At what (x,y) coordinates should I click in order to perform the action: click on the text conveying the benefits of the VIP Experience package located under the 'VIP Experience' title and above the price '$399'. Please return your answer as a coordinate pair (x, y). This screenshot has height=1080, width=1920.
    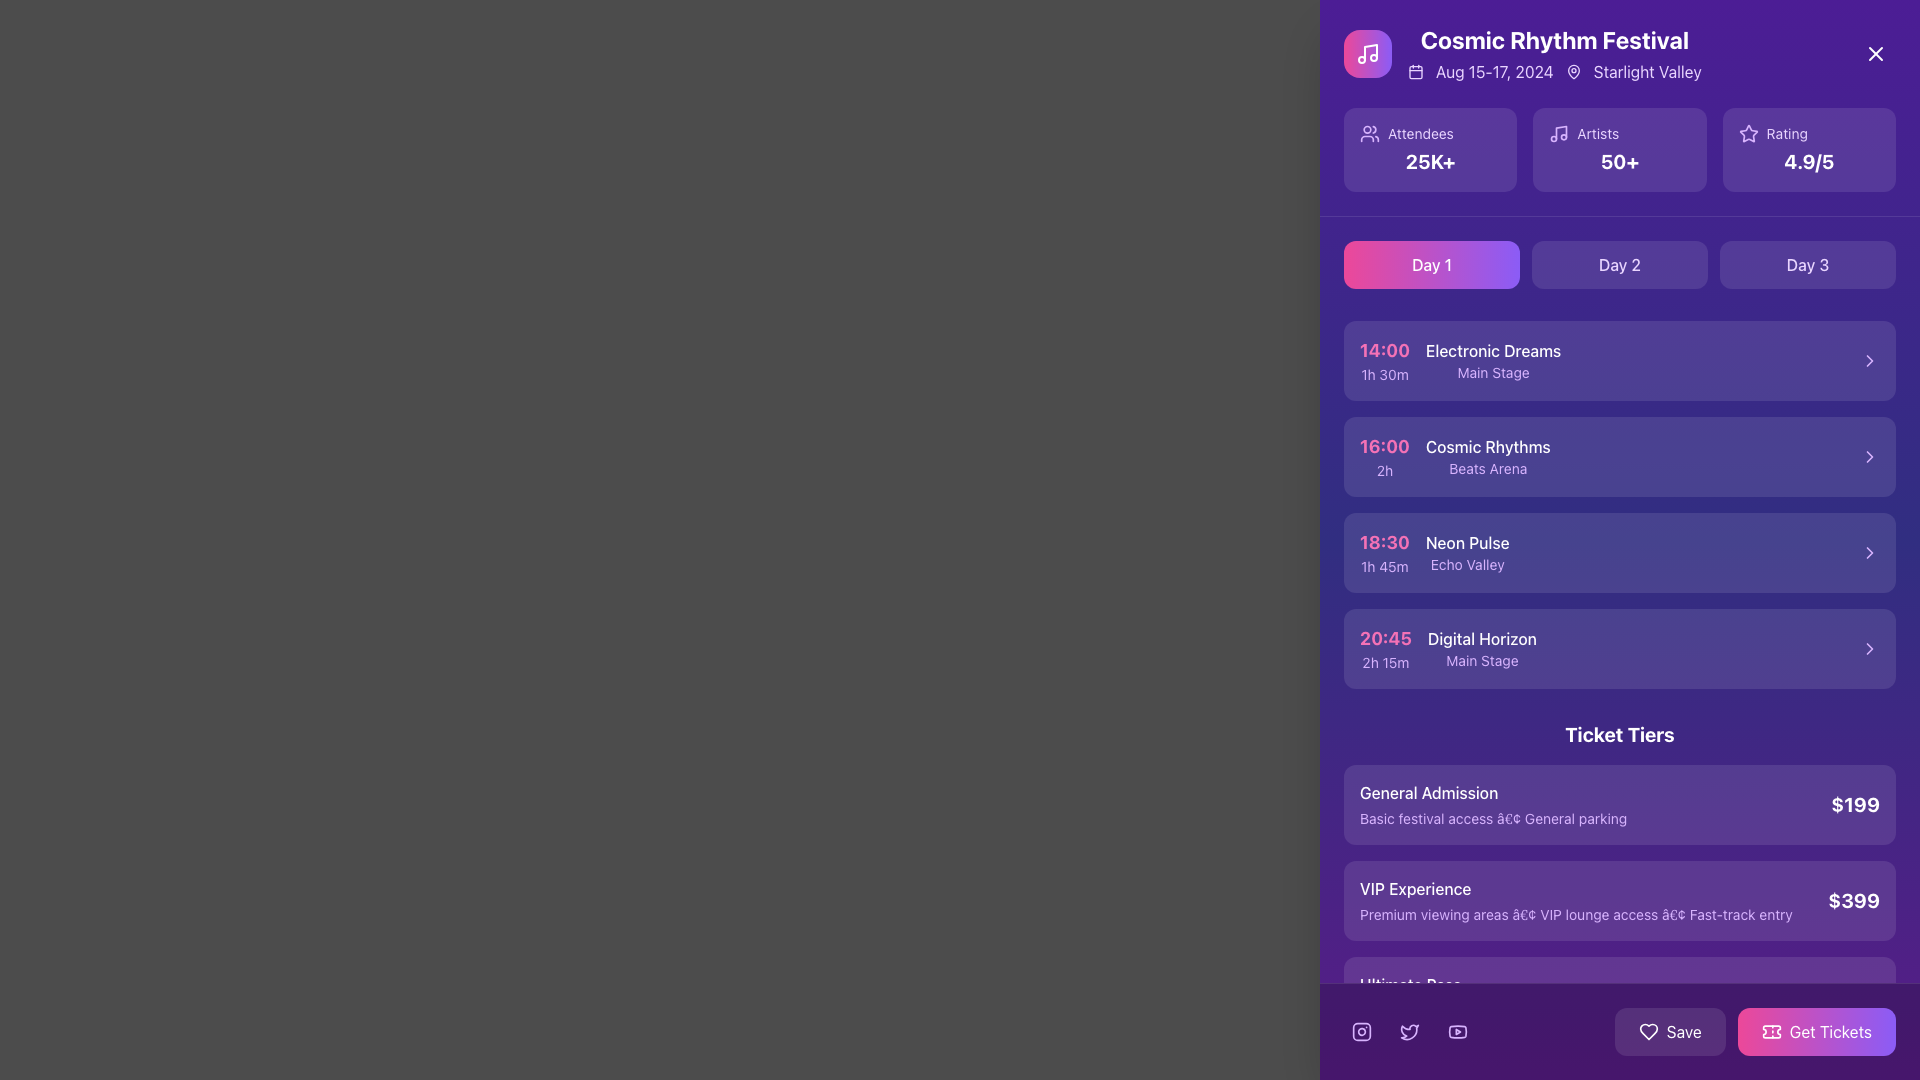
    Looking at the image, I should click on (1575, 914).